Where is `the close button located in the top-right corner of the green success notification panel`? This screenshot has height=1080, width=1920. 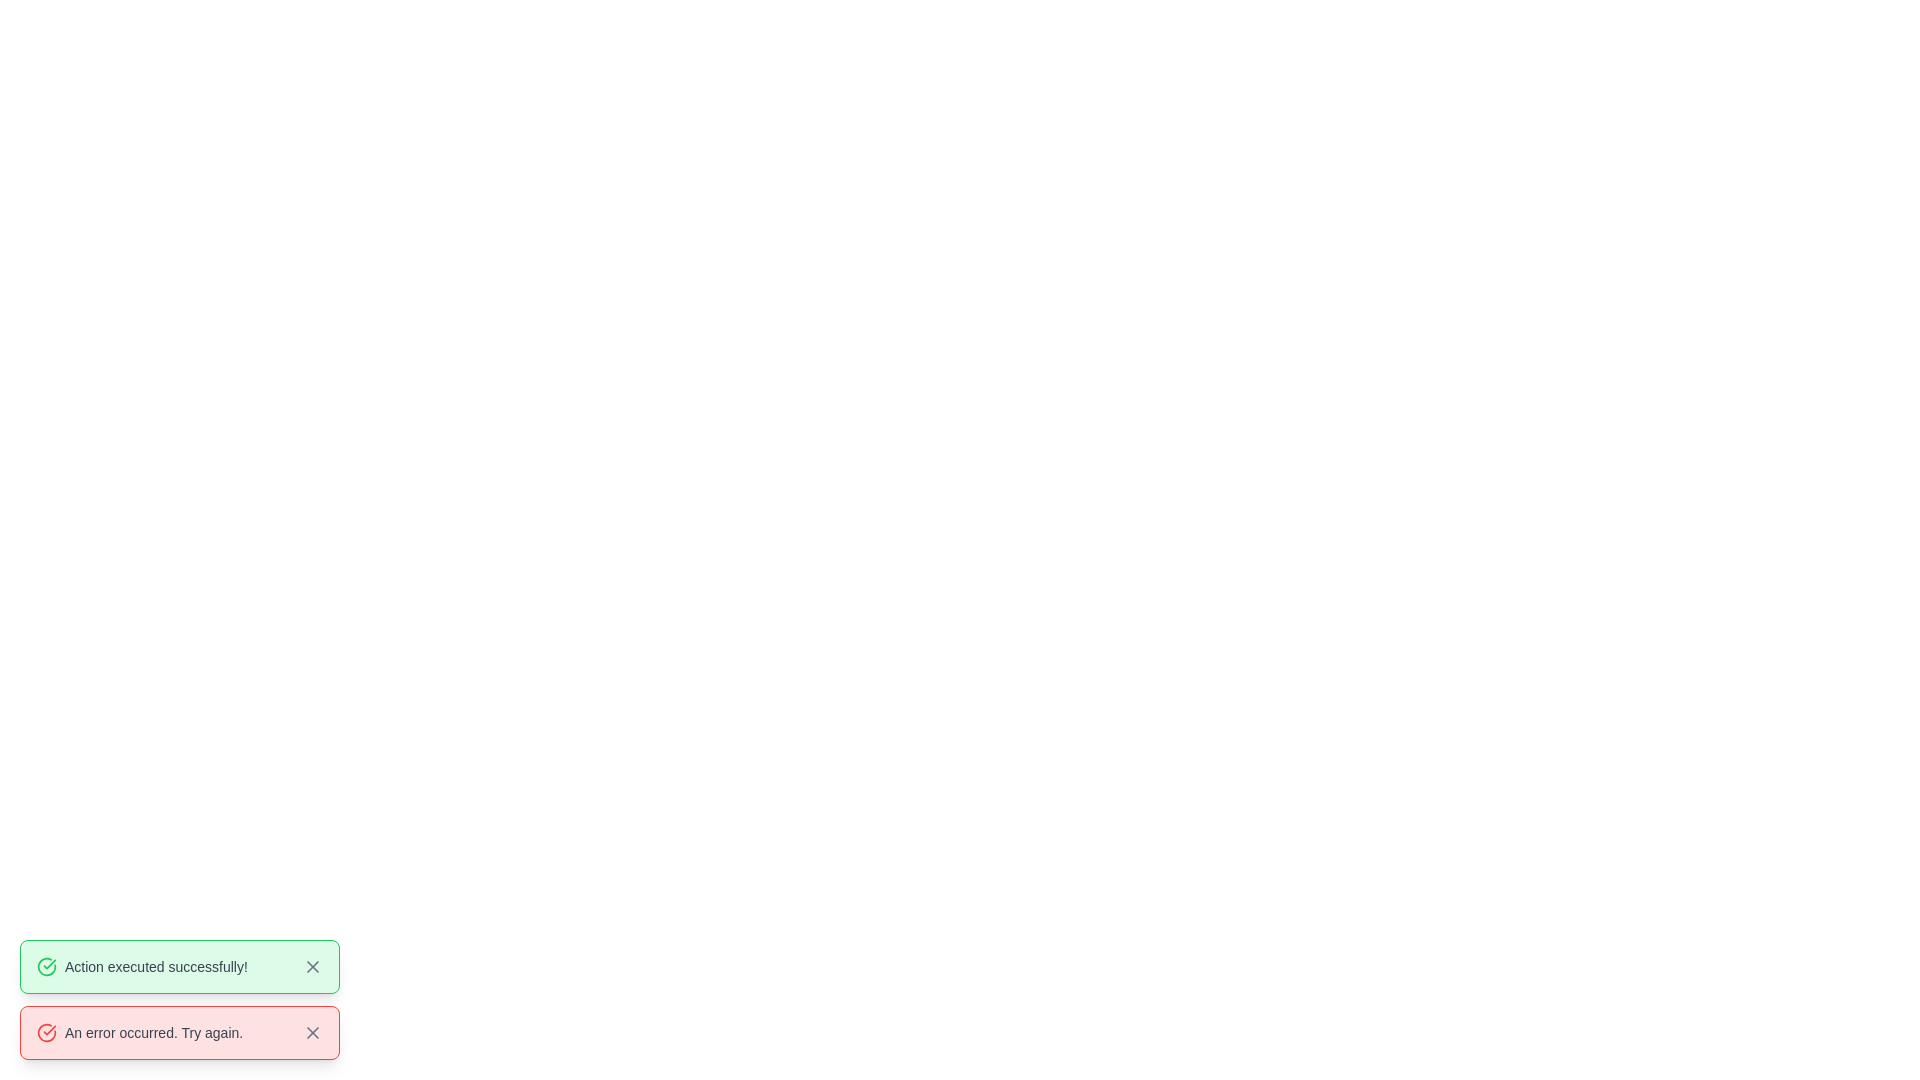
the close button located in the top-right corner of the green success notification panel is located at coordinates (311, 966).